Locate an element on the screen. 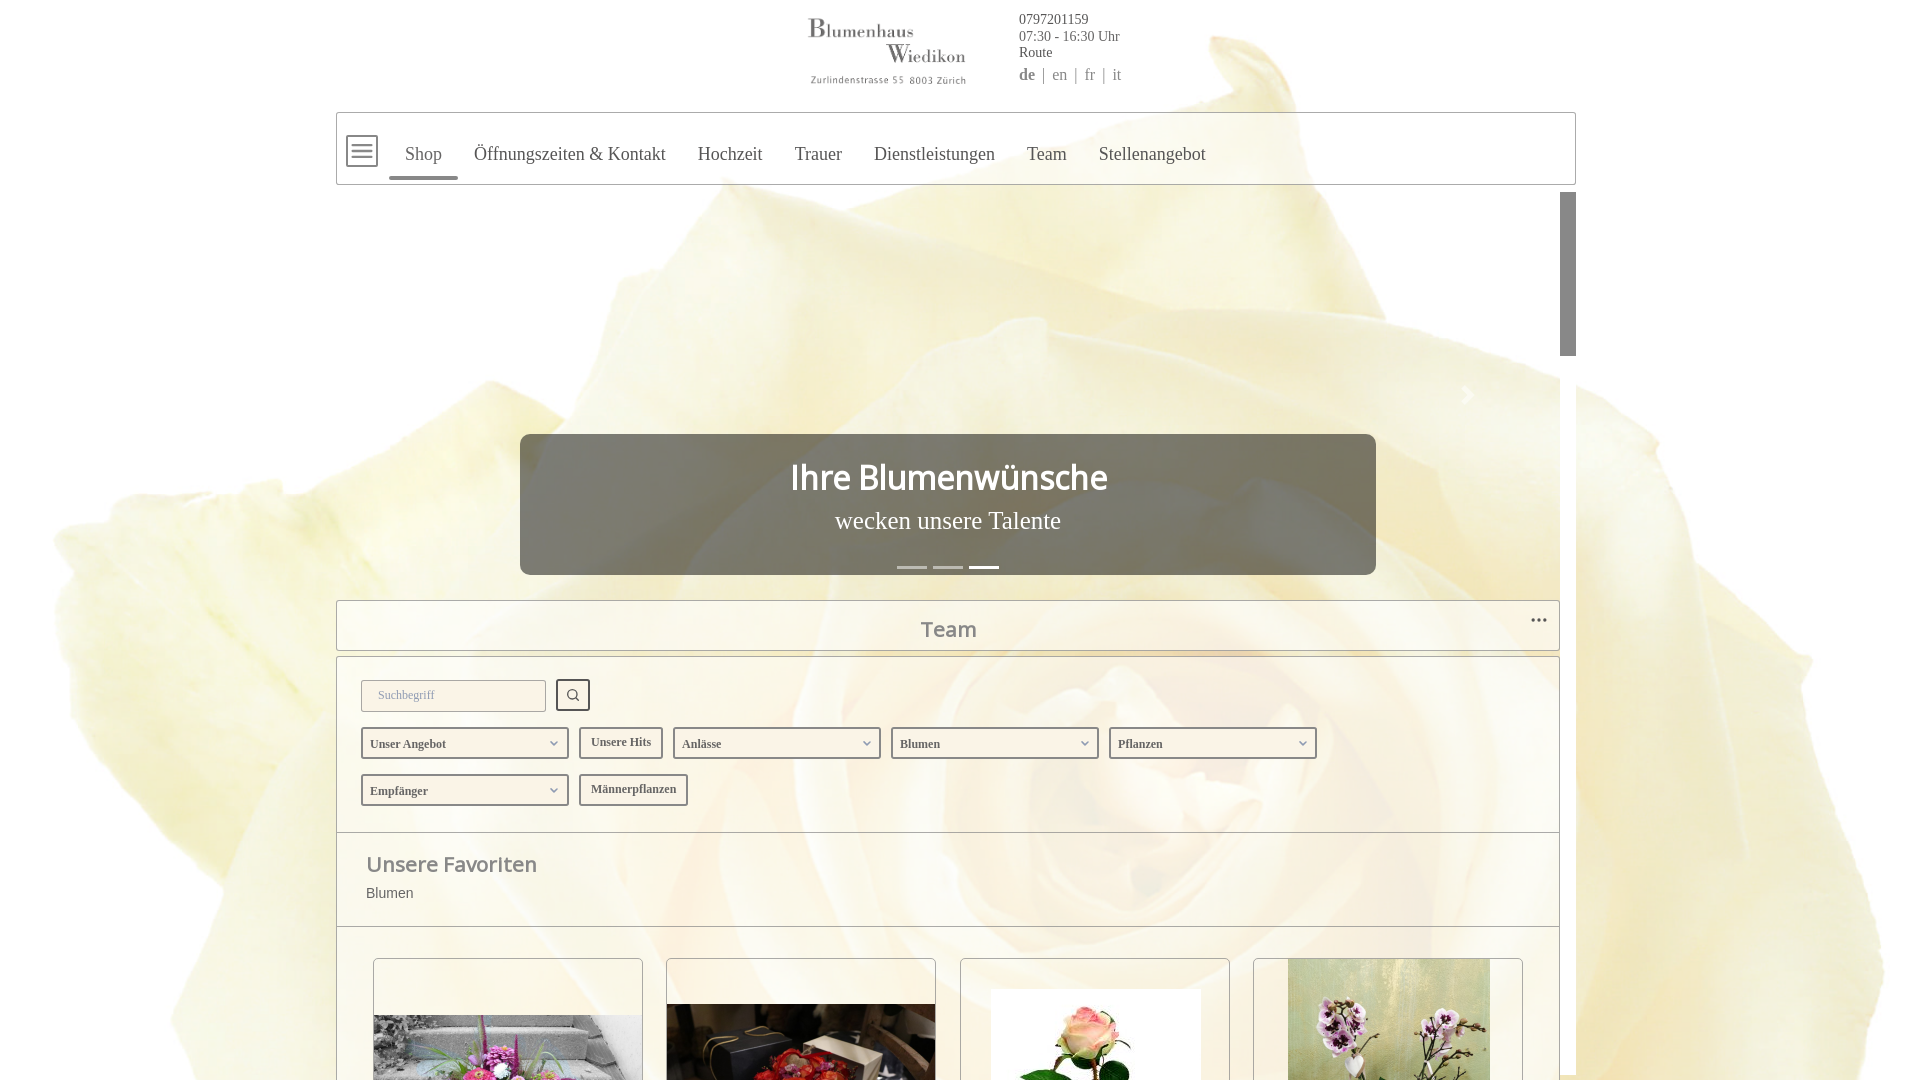 The width and height of the screenshot is (1920, 1080). 'Team' is located at coordinates (1045, 144).